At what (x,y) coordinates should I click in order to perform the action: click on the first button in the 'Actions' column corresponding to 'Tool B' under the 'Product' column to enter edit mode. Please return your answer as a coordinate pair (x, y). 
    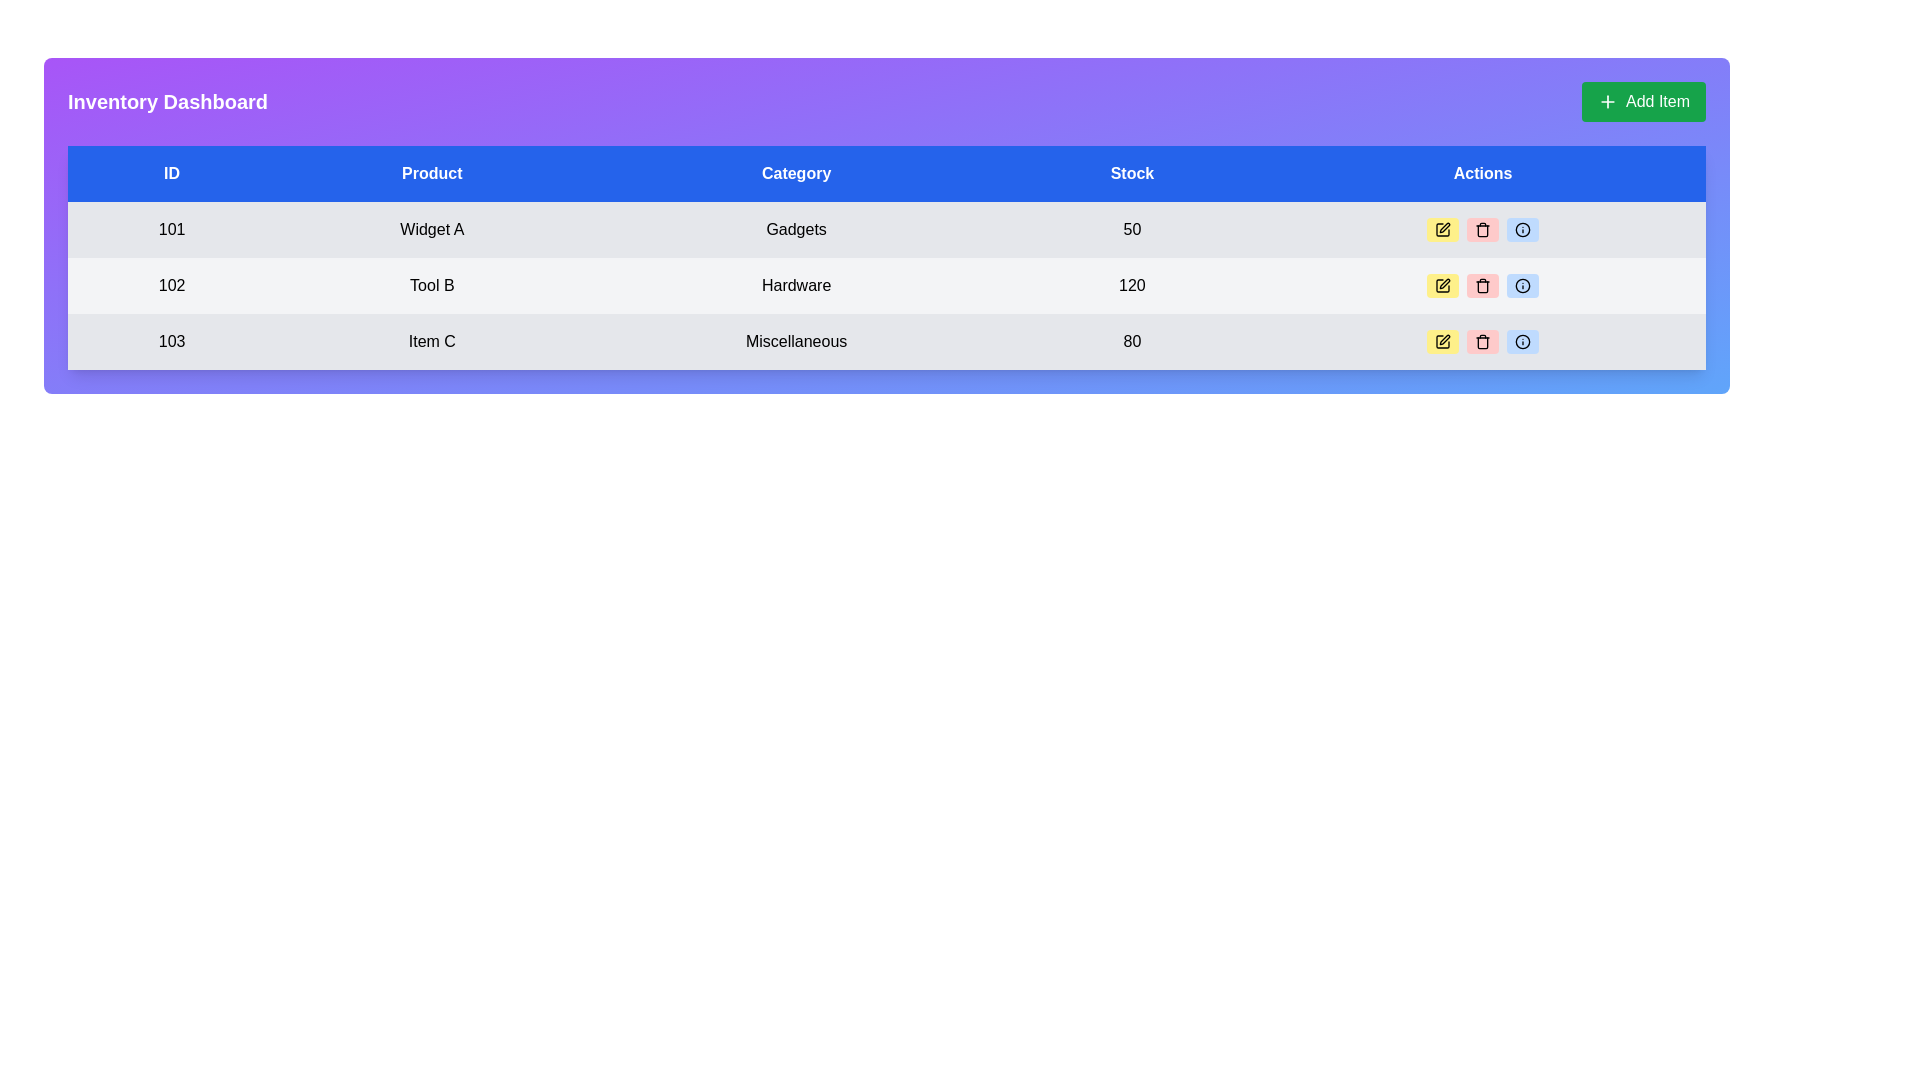
    Looking at the image, I should click on (1443, 285).